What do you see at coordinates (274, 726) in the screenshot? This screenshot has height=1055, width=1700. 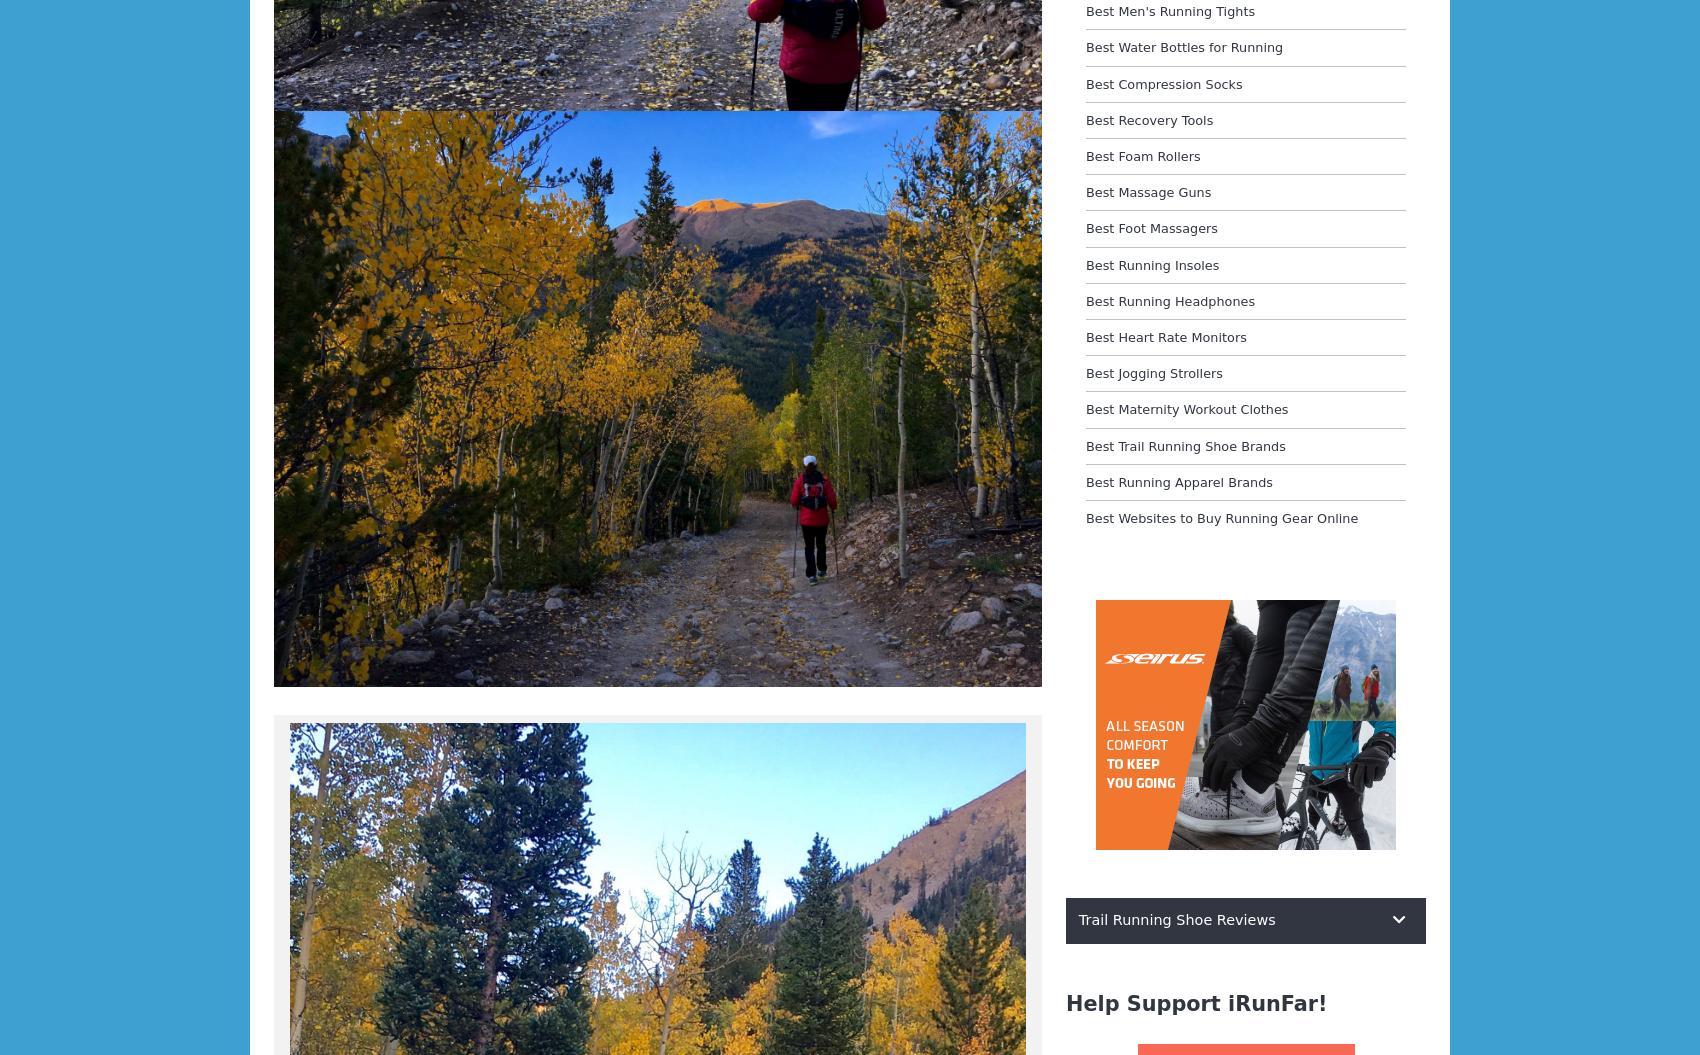 I see `'Around 8:30 a.m., Meghan let a friend know that she was descending a cold and slick Harvard with Nick. She’s had all her clothes on and was eating, but it’s darn tough going out there with the thousands of feet of slick descent being rough. From the warmth of a coffee shop, it sounds like it was a pretty miserable night out there.'` at bounding box center [274, 726].